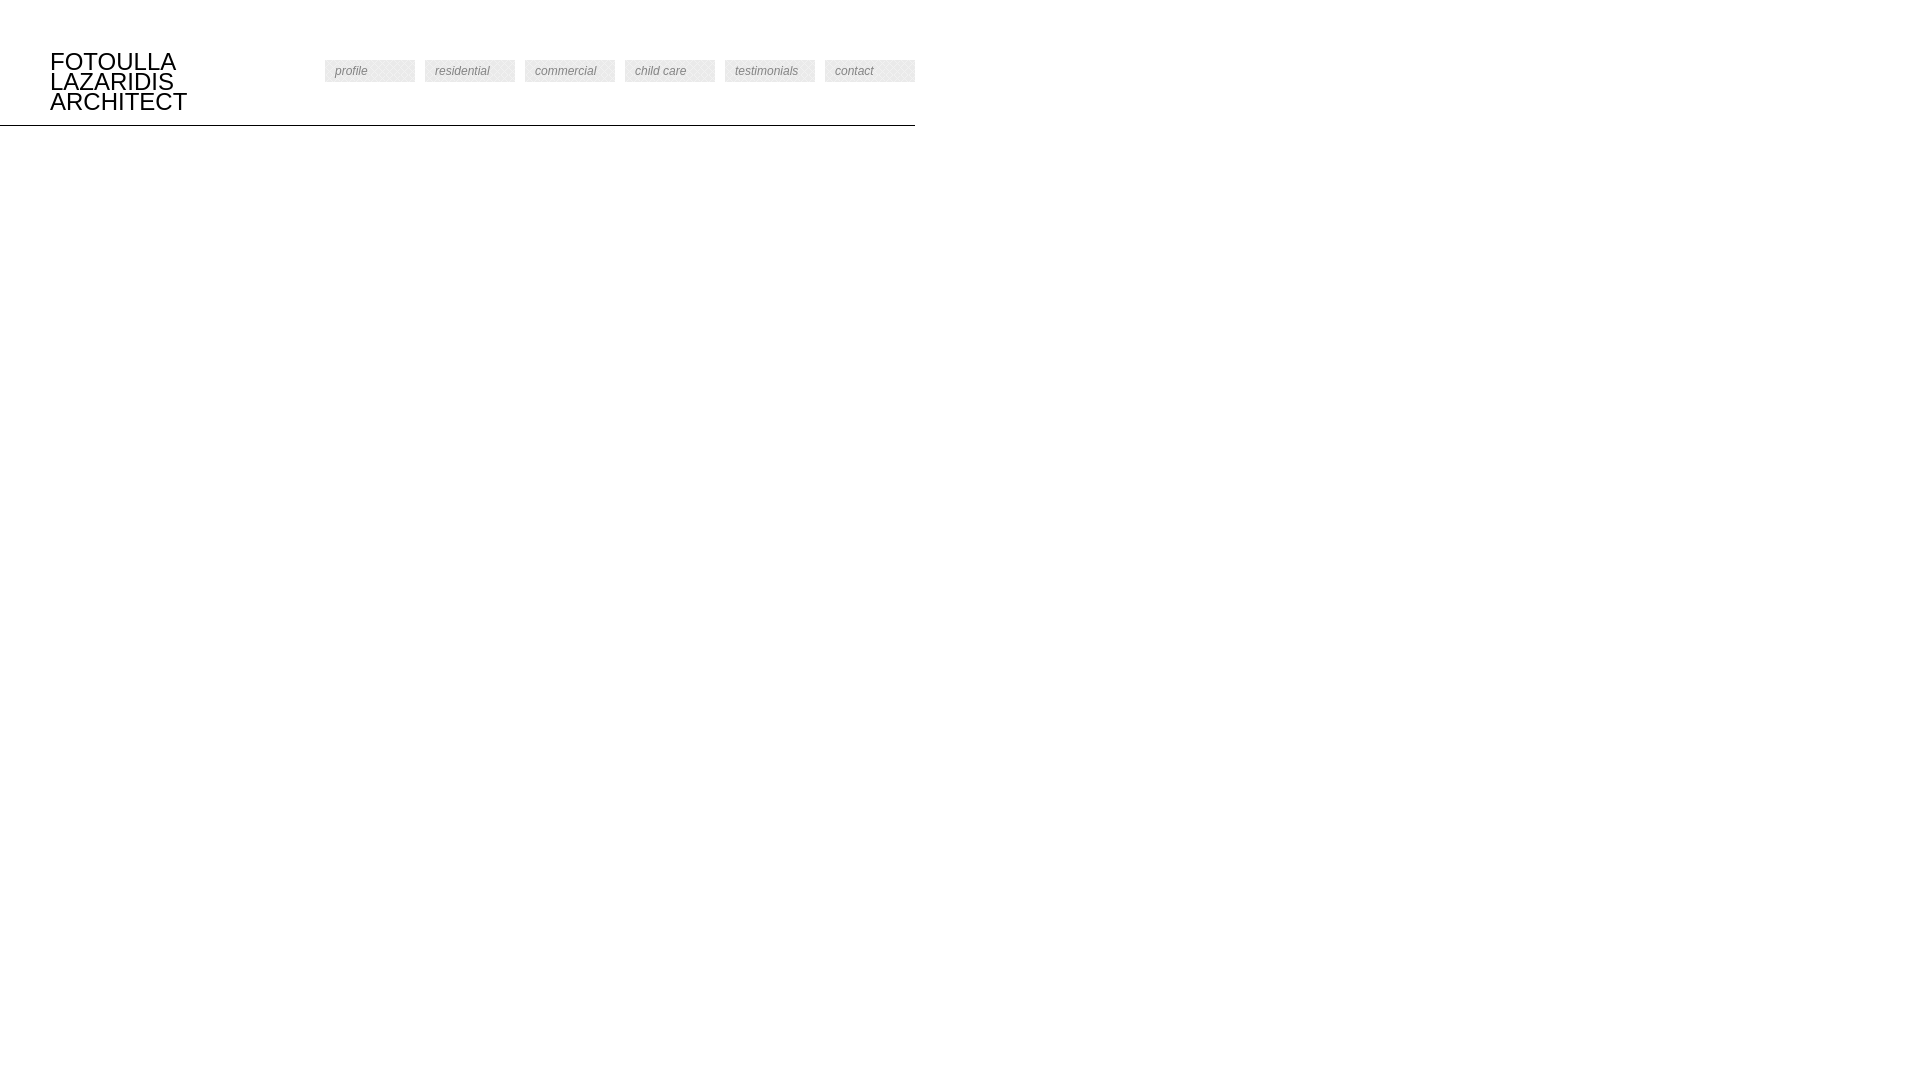 The height and width of the screenshot is (1080, 1920). I want to click on 'commercial', so click(569, 69).